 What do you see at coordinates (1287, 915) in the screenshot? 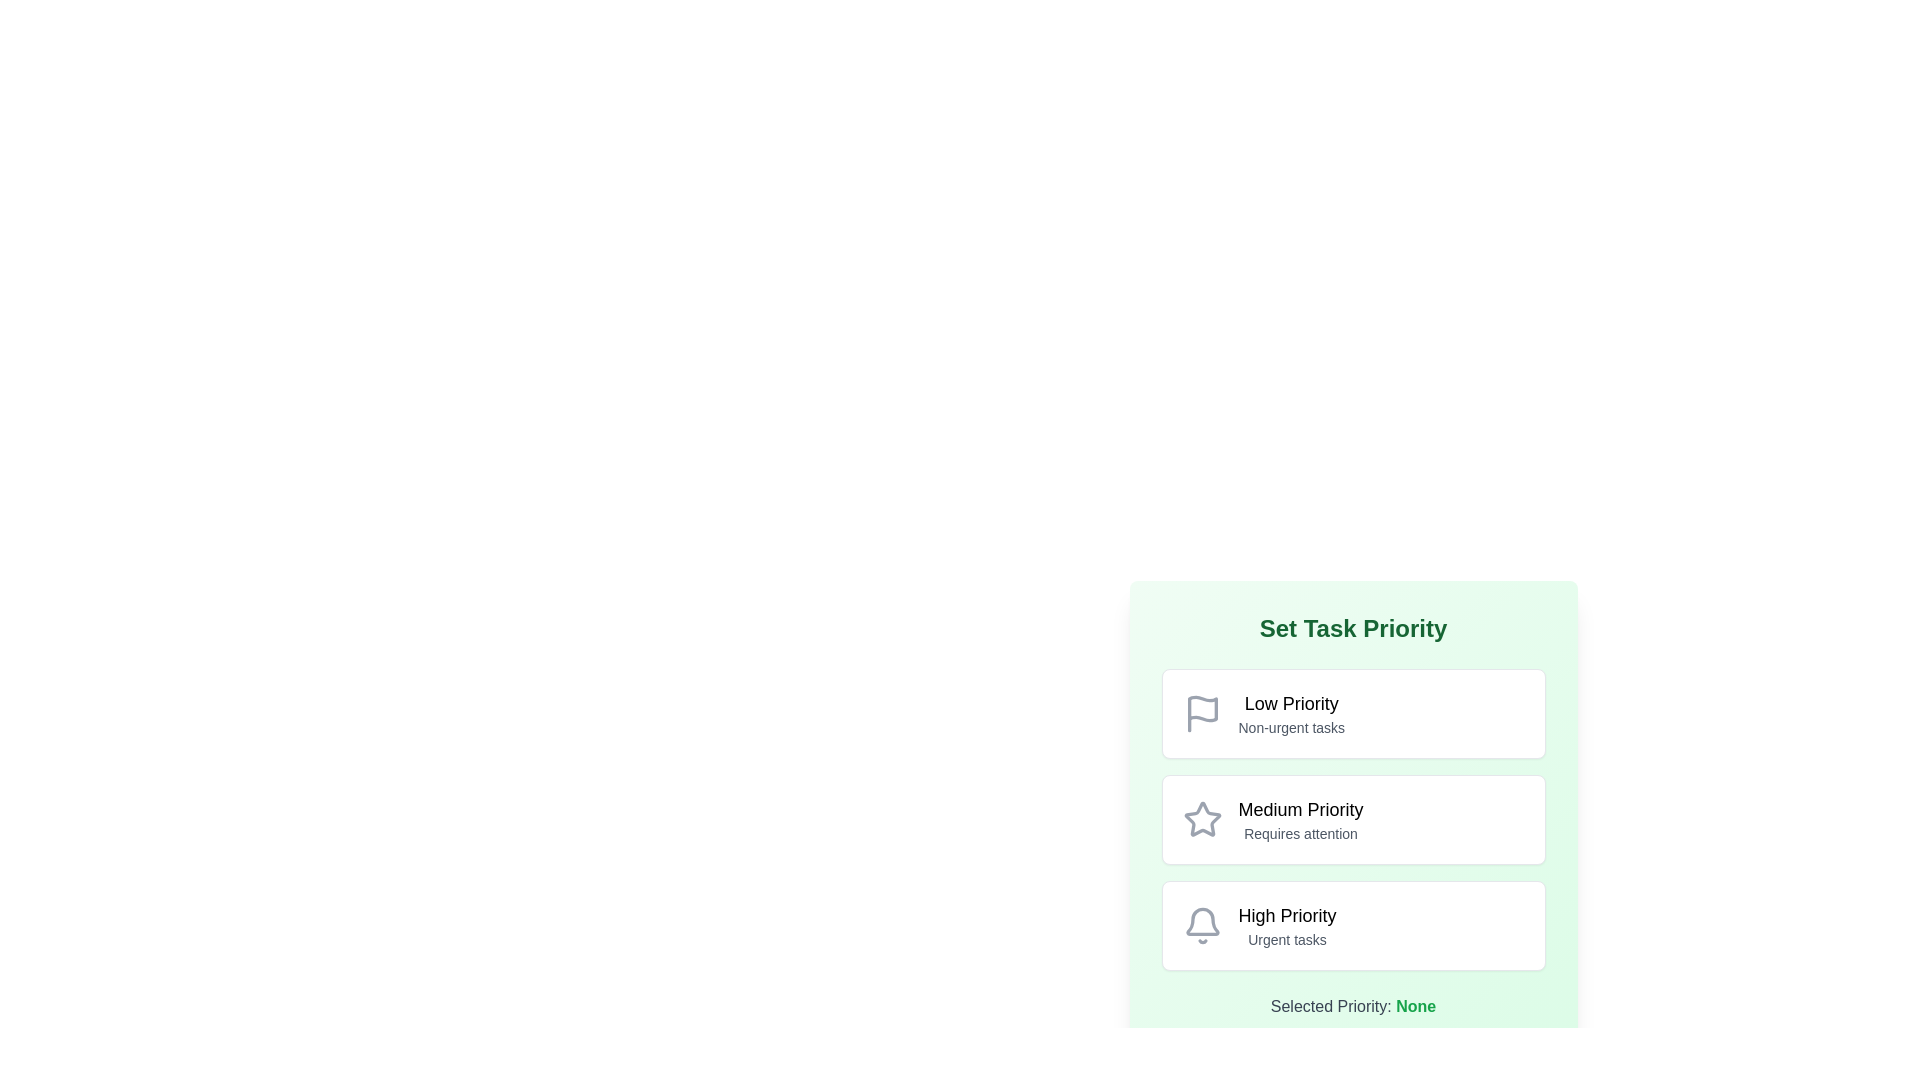
I see `the text label reading 'High Priority' which is located in the third row under 'Set Task Priority', to the right of the bell icon` at bounding box center [1287, 915].